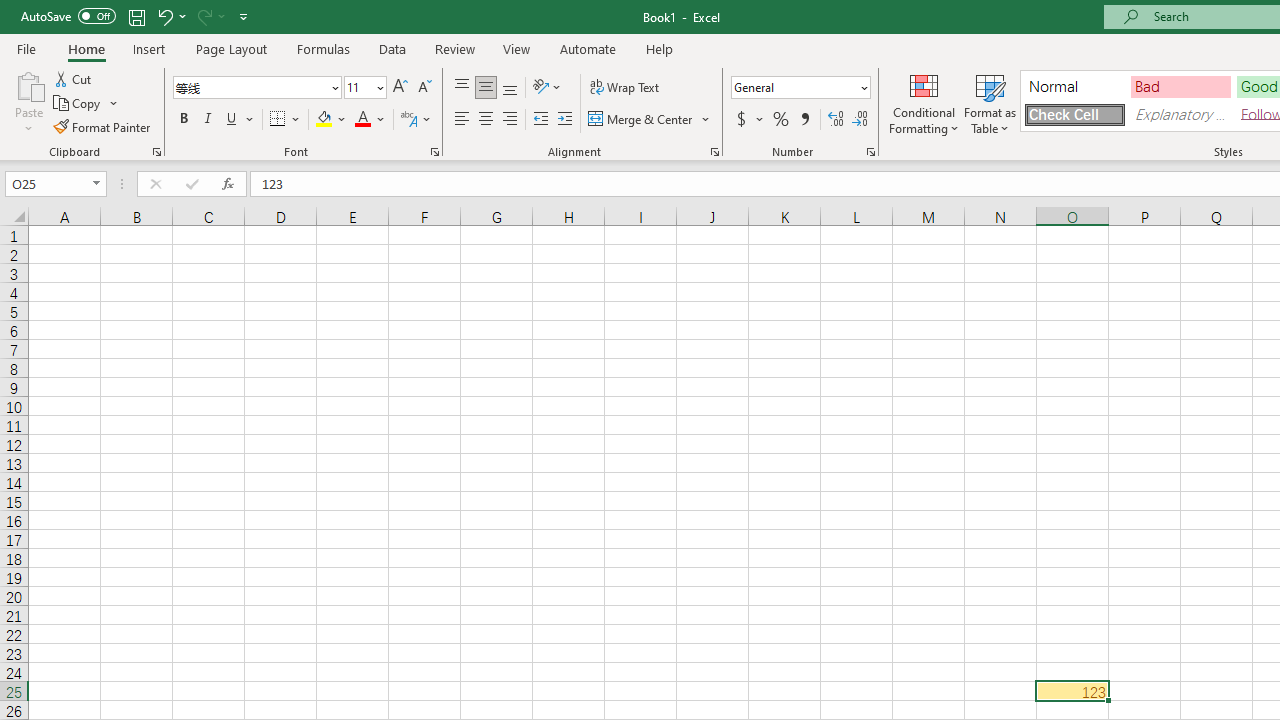 Image resolution: width=1280 pixels, height=720 pixels. Describe the element at coordinates (641, 119) in the screenshot. I see `'Merge & Center'` at that location.